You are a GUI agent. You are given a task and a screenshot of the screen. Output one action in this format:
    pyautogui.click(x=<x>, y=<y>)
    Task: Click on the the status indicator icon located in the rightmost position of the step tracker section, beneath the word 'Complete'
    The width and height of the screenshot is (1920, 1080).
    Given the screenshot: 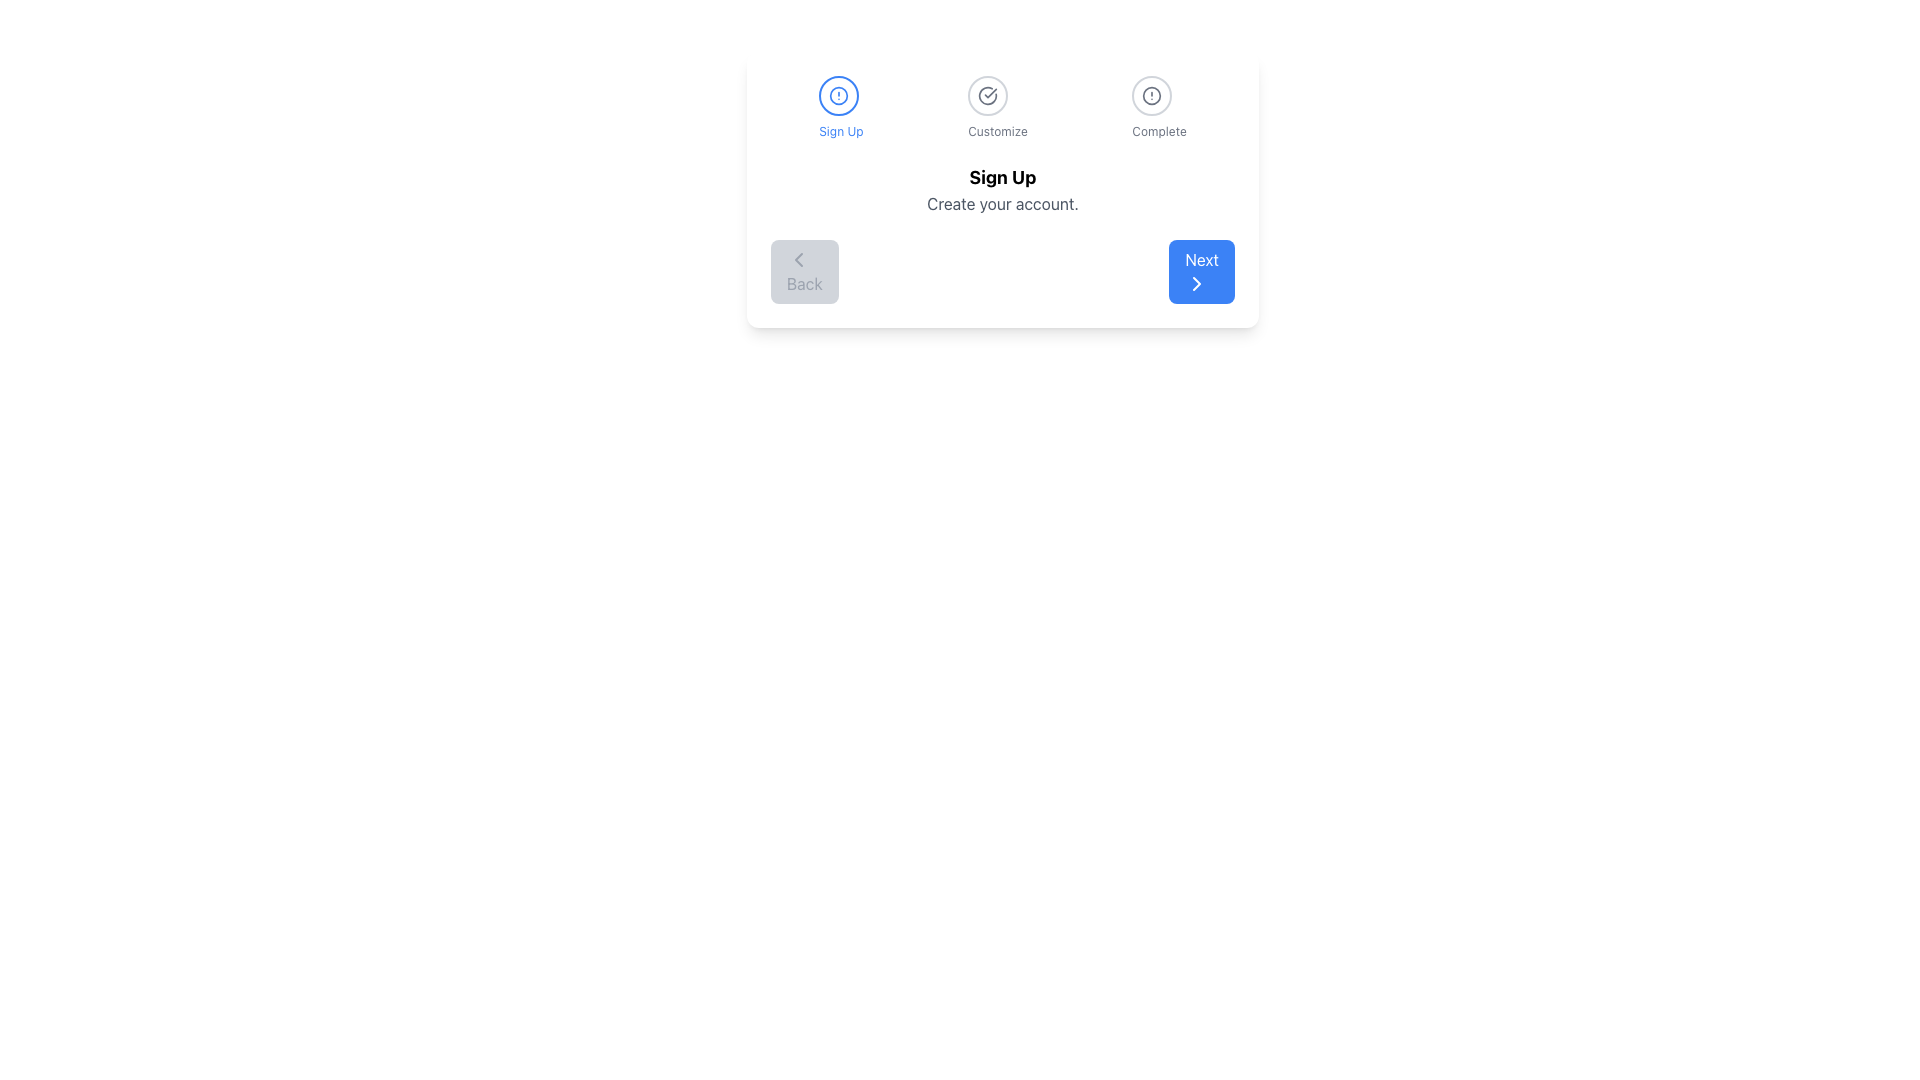 What is the action you would take?
    pyautogui.click(x=1152, y=96)
    